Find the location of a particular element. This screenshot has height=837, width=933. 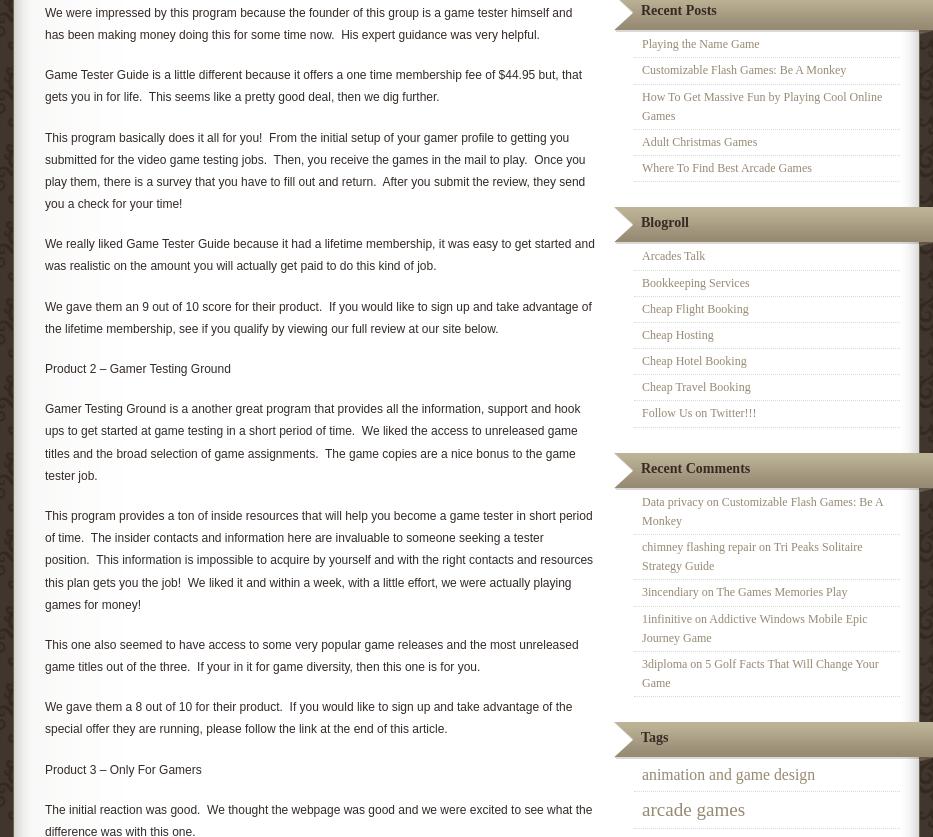

'Tri Peaks Solitaire Strategy Guide' is located at coordinates (750, 555).